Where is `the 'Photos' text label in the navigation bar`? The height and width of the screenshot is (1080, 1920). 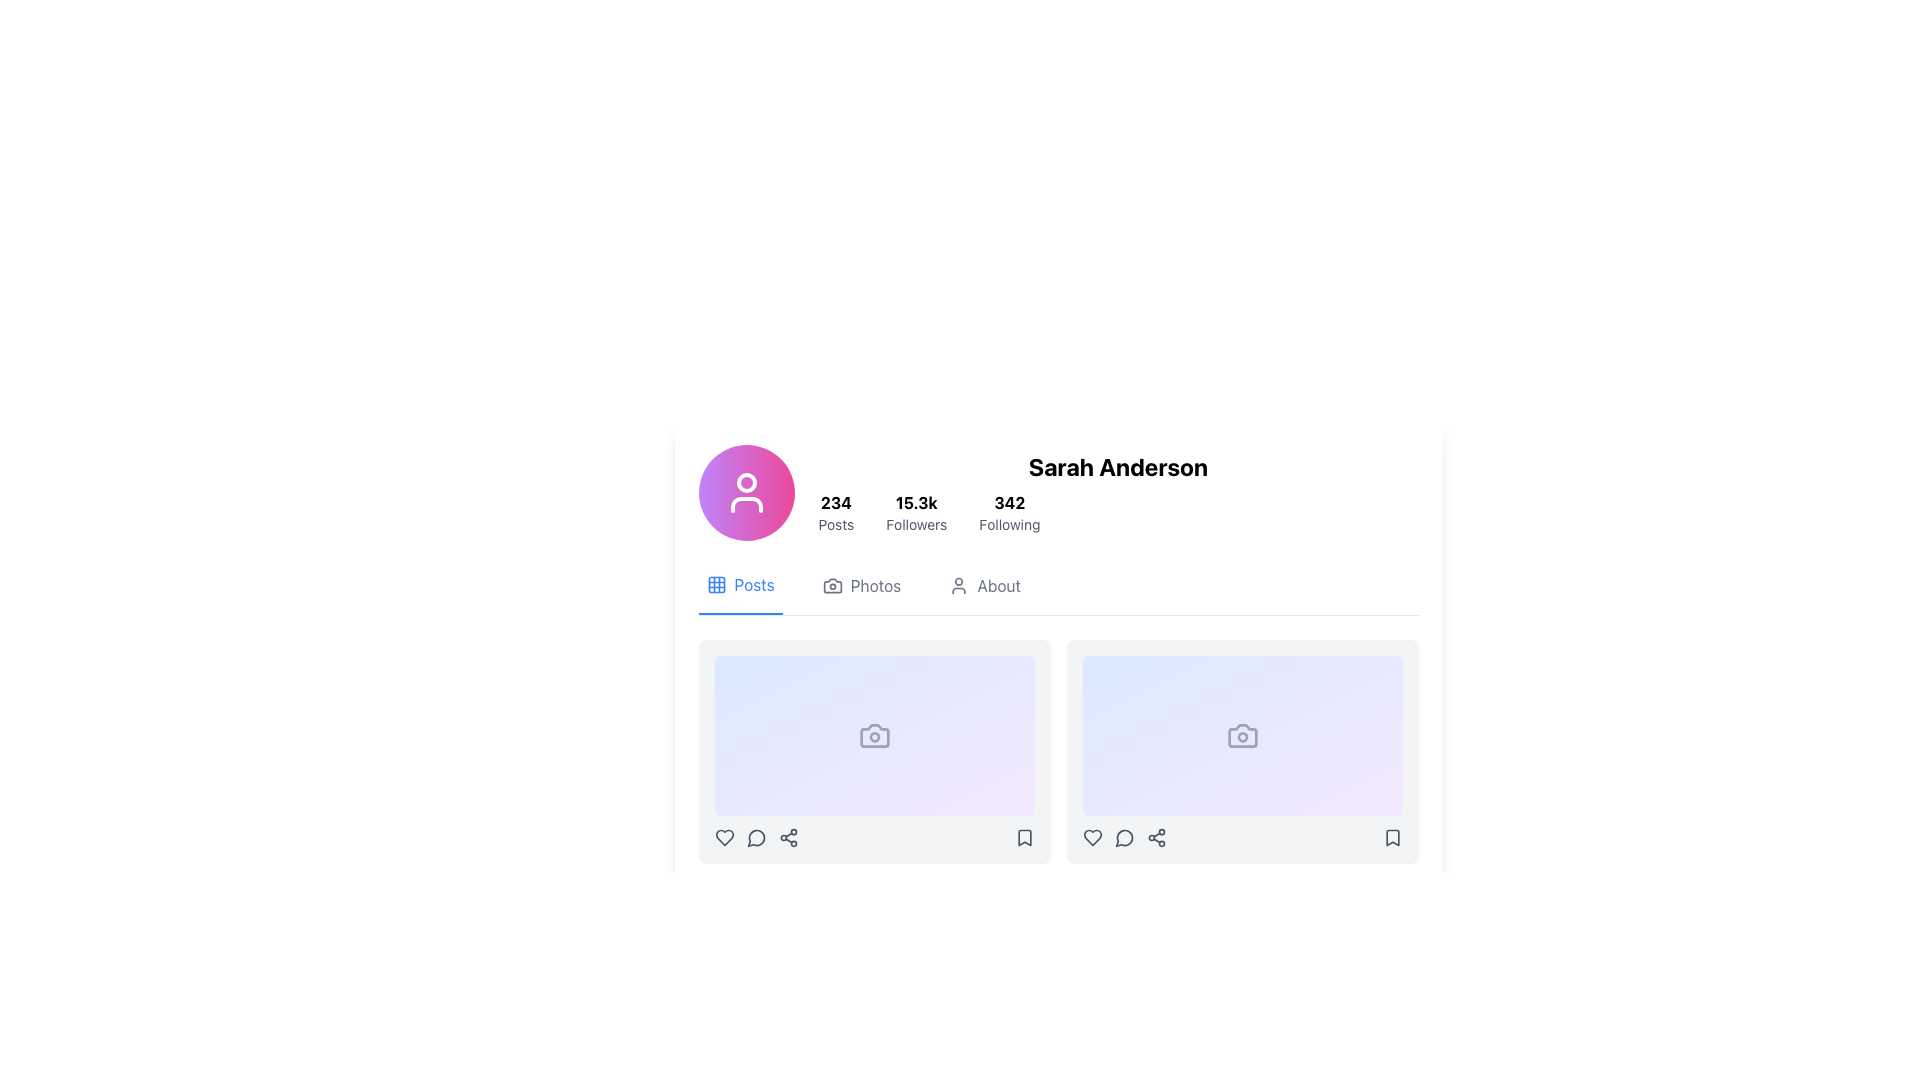
the 'Photos' text label in the navigation bar is located at coordinates (875, 585).